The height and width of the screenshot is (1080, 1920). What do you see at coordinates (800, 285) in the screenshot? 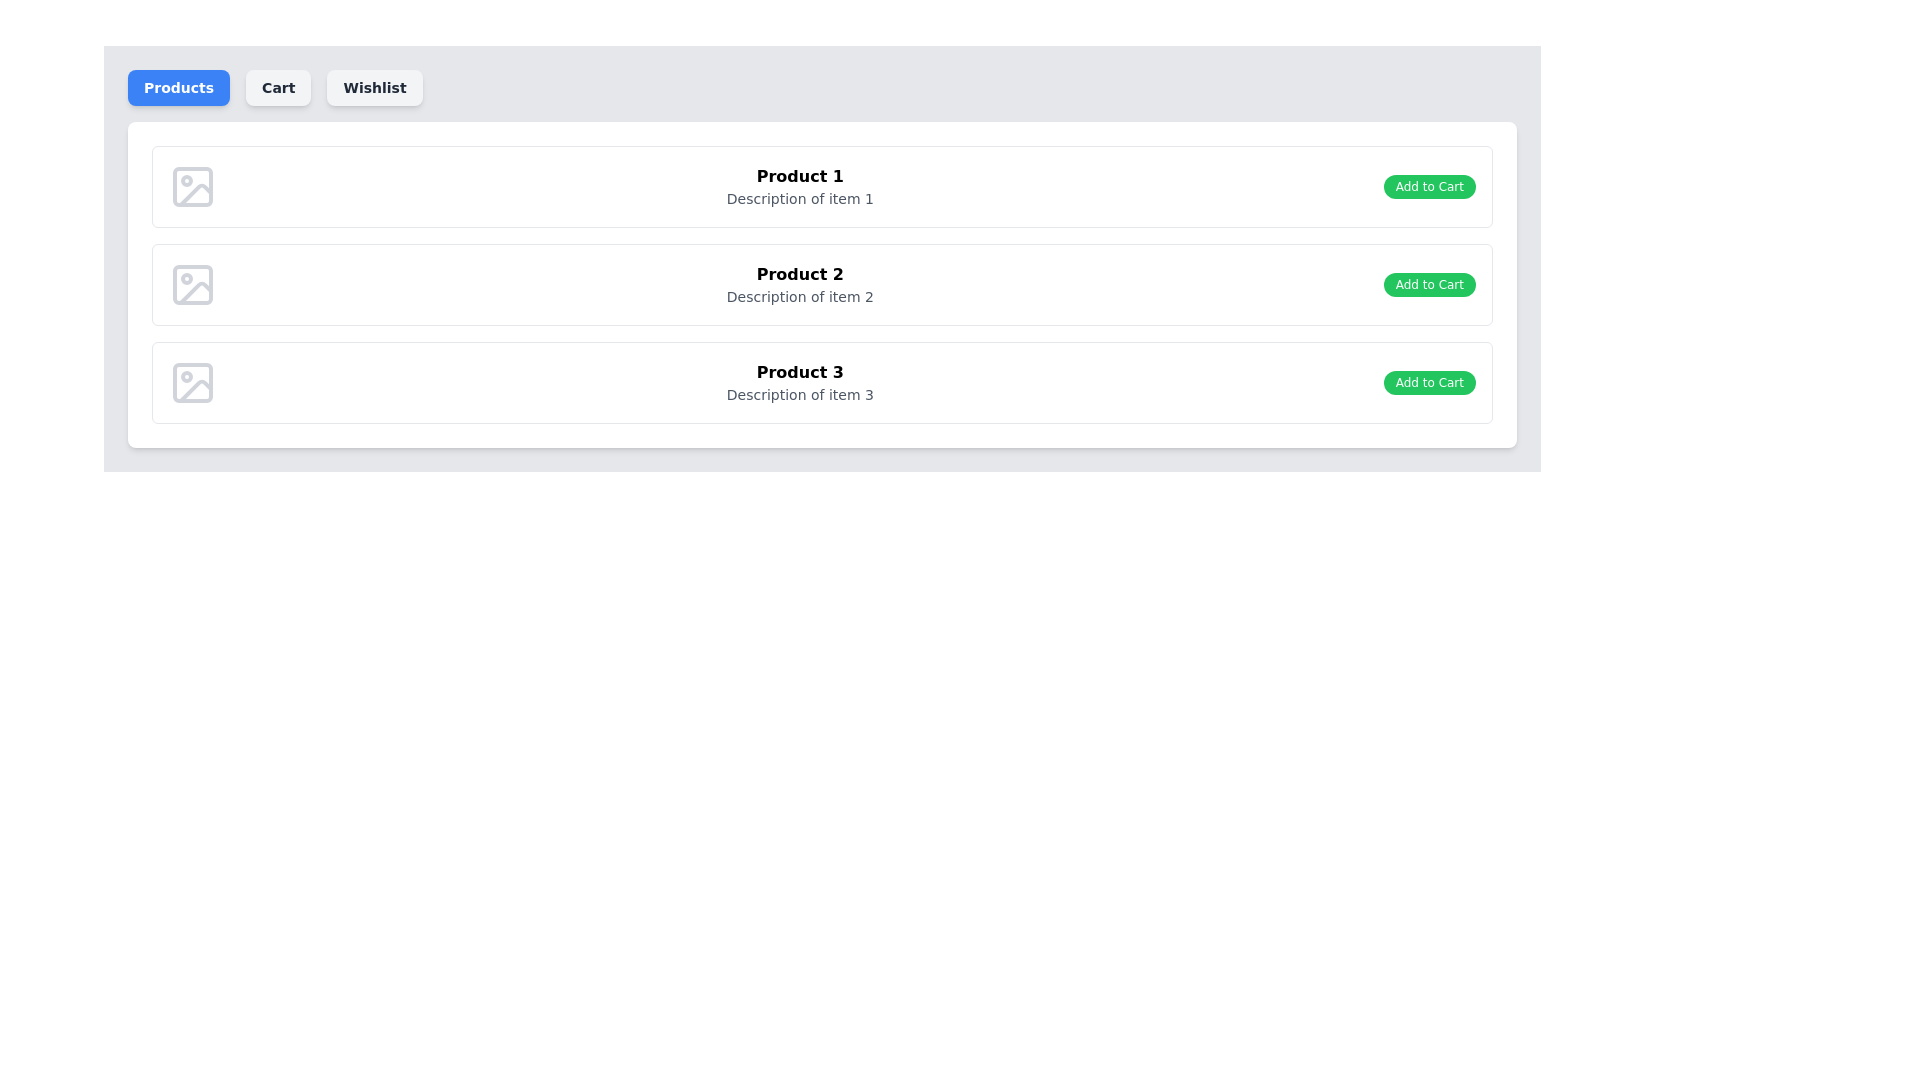
I see `product details from the text block that contains 'Product 2' and its description, which is styled in bold and smaller gray font, located in the product details section as the second row of the product list` at bounding box center [800, 285].